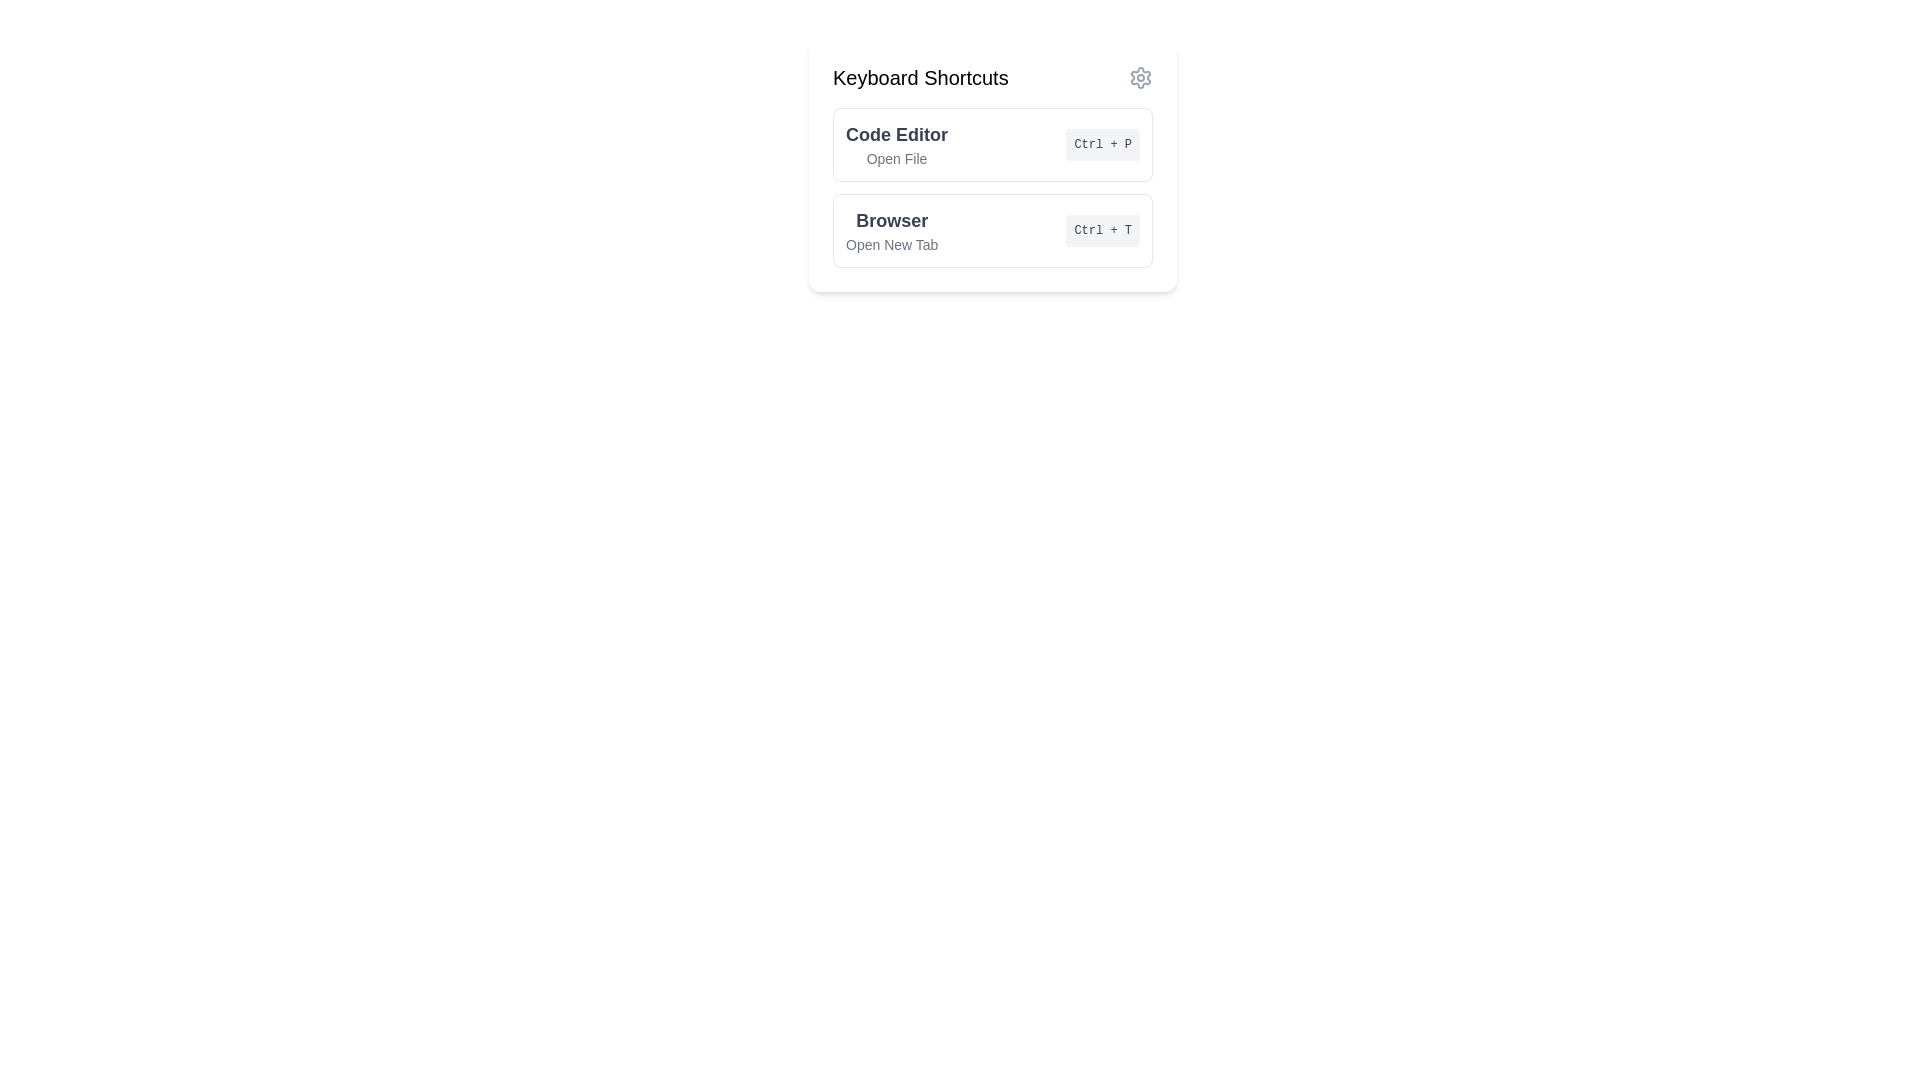 This screenshot has height=1080, width=1920. What do you see at coordinates (1141, 76) in the screenshot?
I see `the gear icon in the top-right corner of the 'Keyboard Shortcuts' box` at bounding box center [1141, 76].